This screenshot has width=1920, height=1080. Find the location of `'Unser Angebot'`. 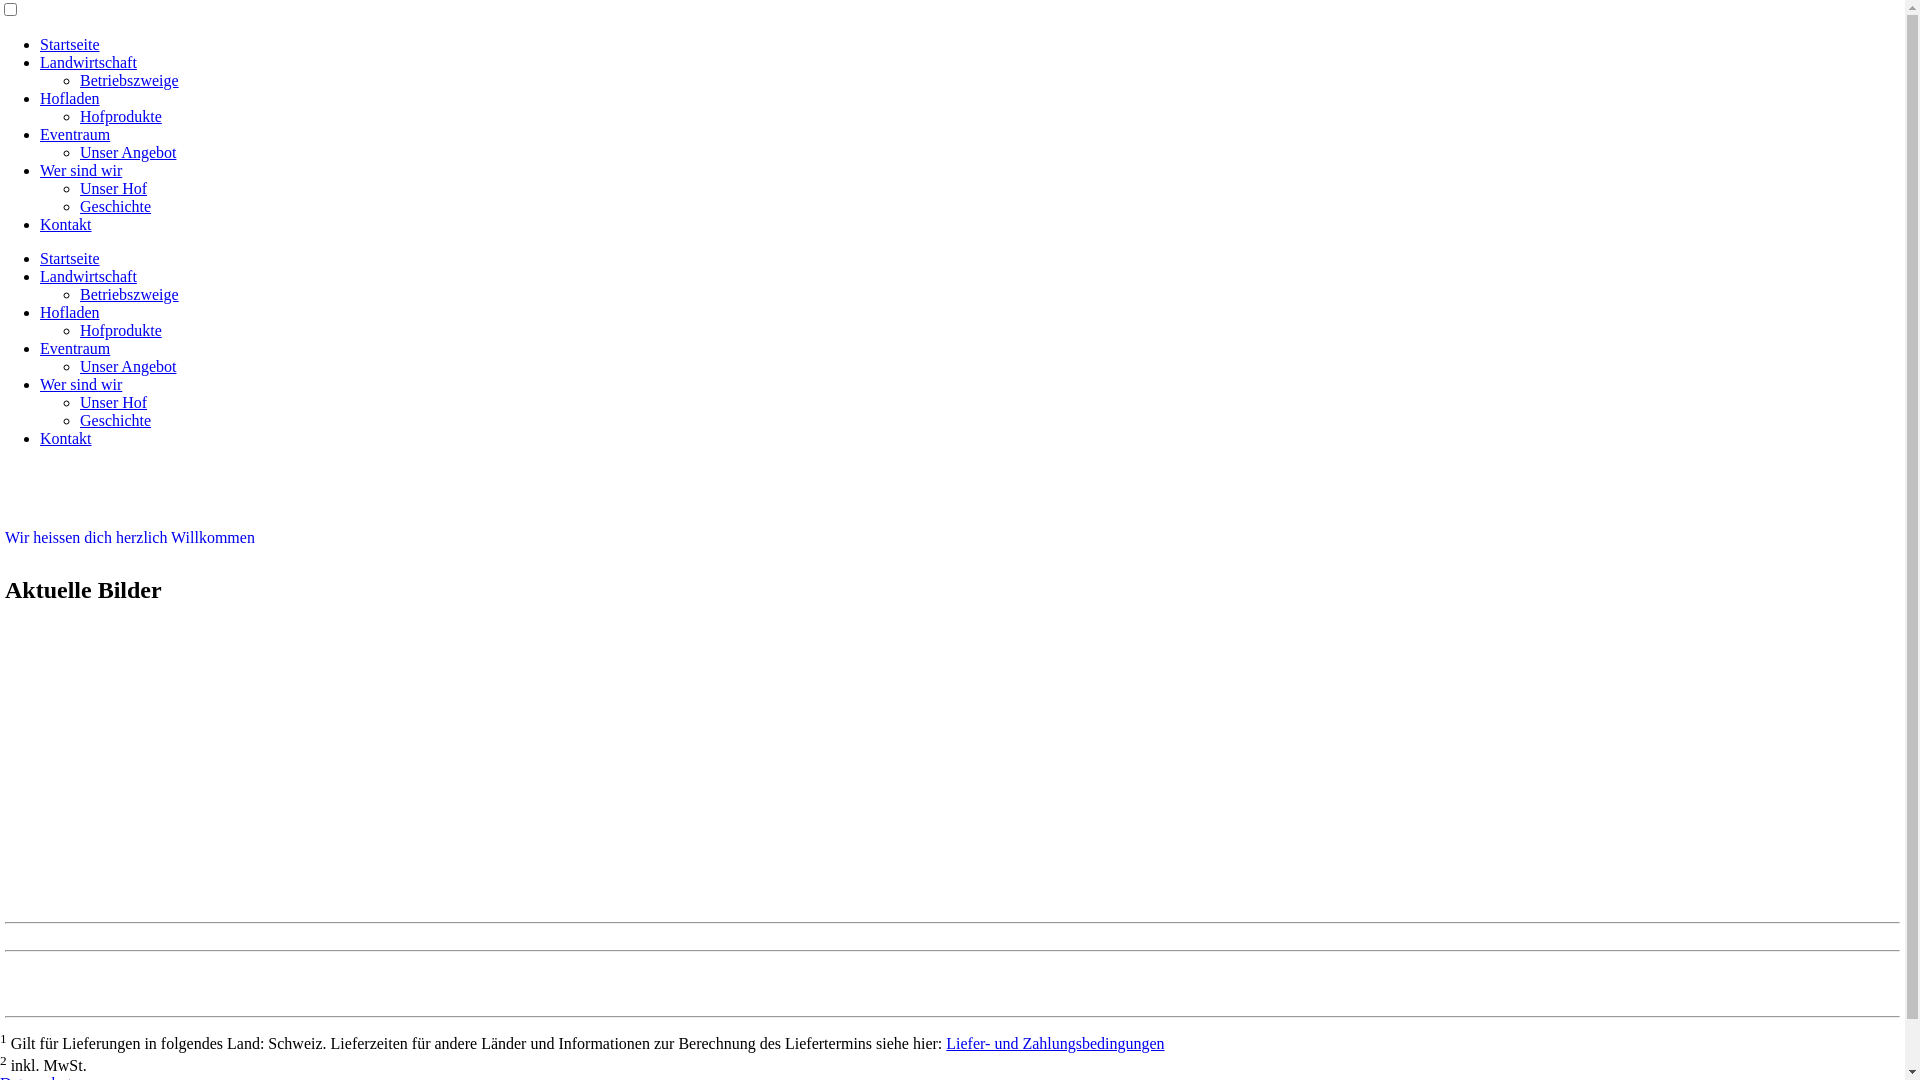

'Unser Angebot' is located at coordinates (80, 366).